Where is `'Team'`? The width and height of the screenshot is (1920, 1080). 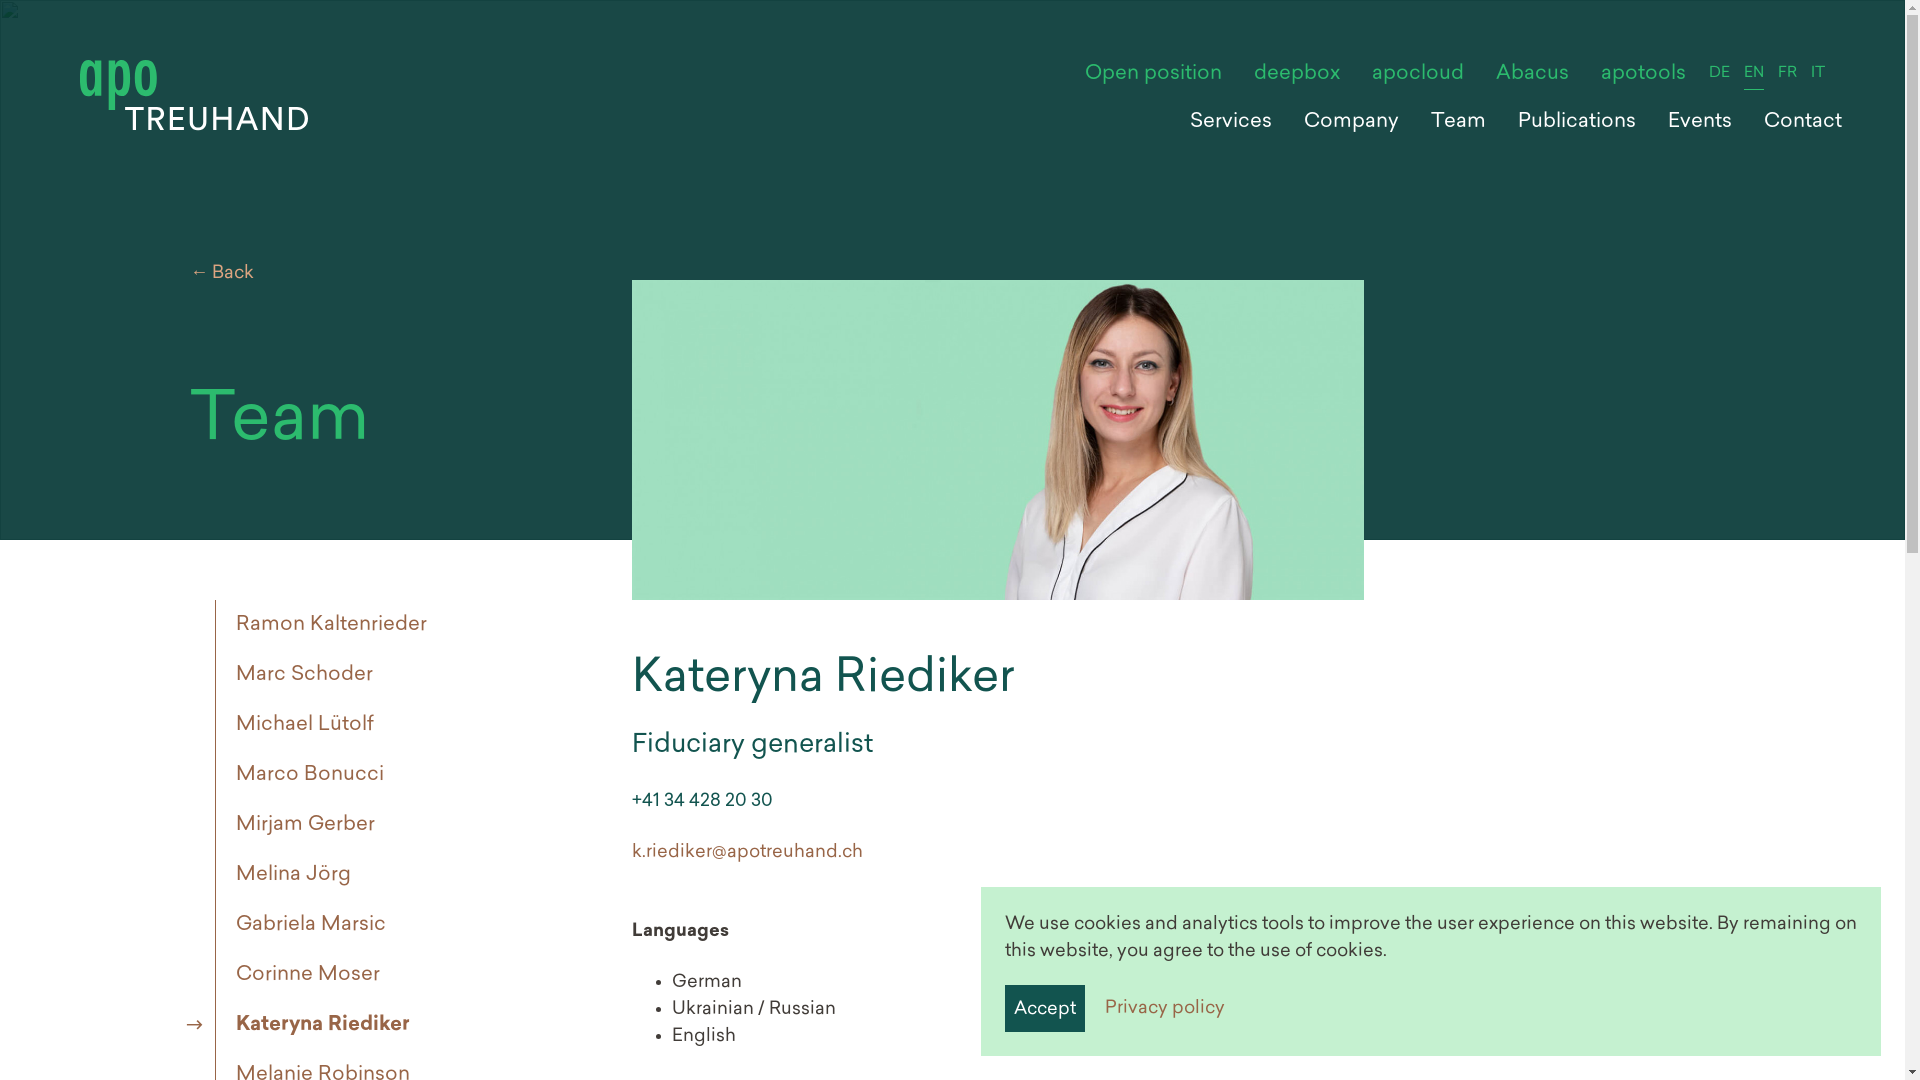
'Team' is located at coordinates (1458, 122).